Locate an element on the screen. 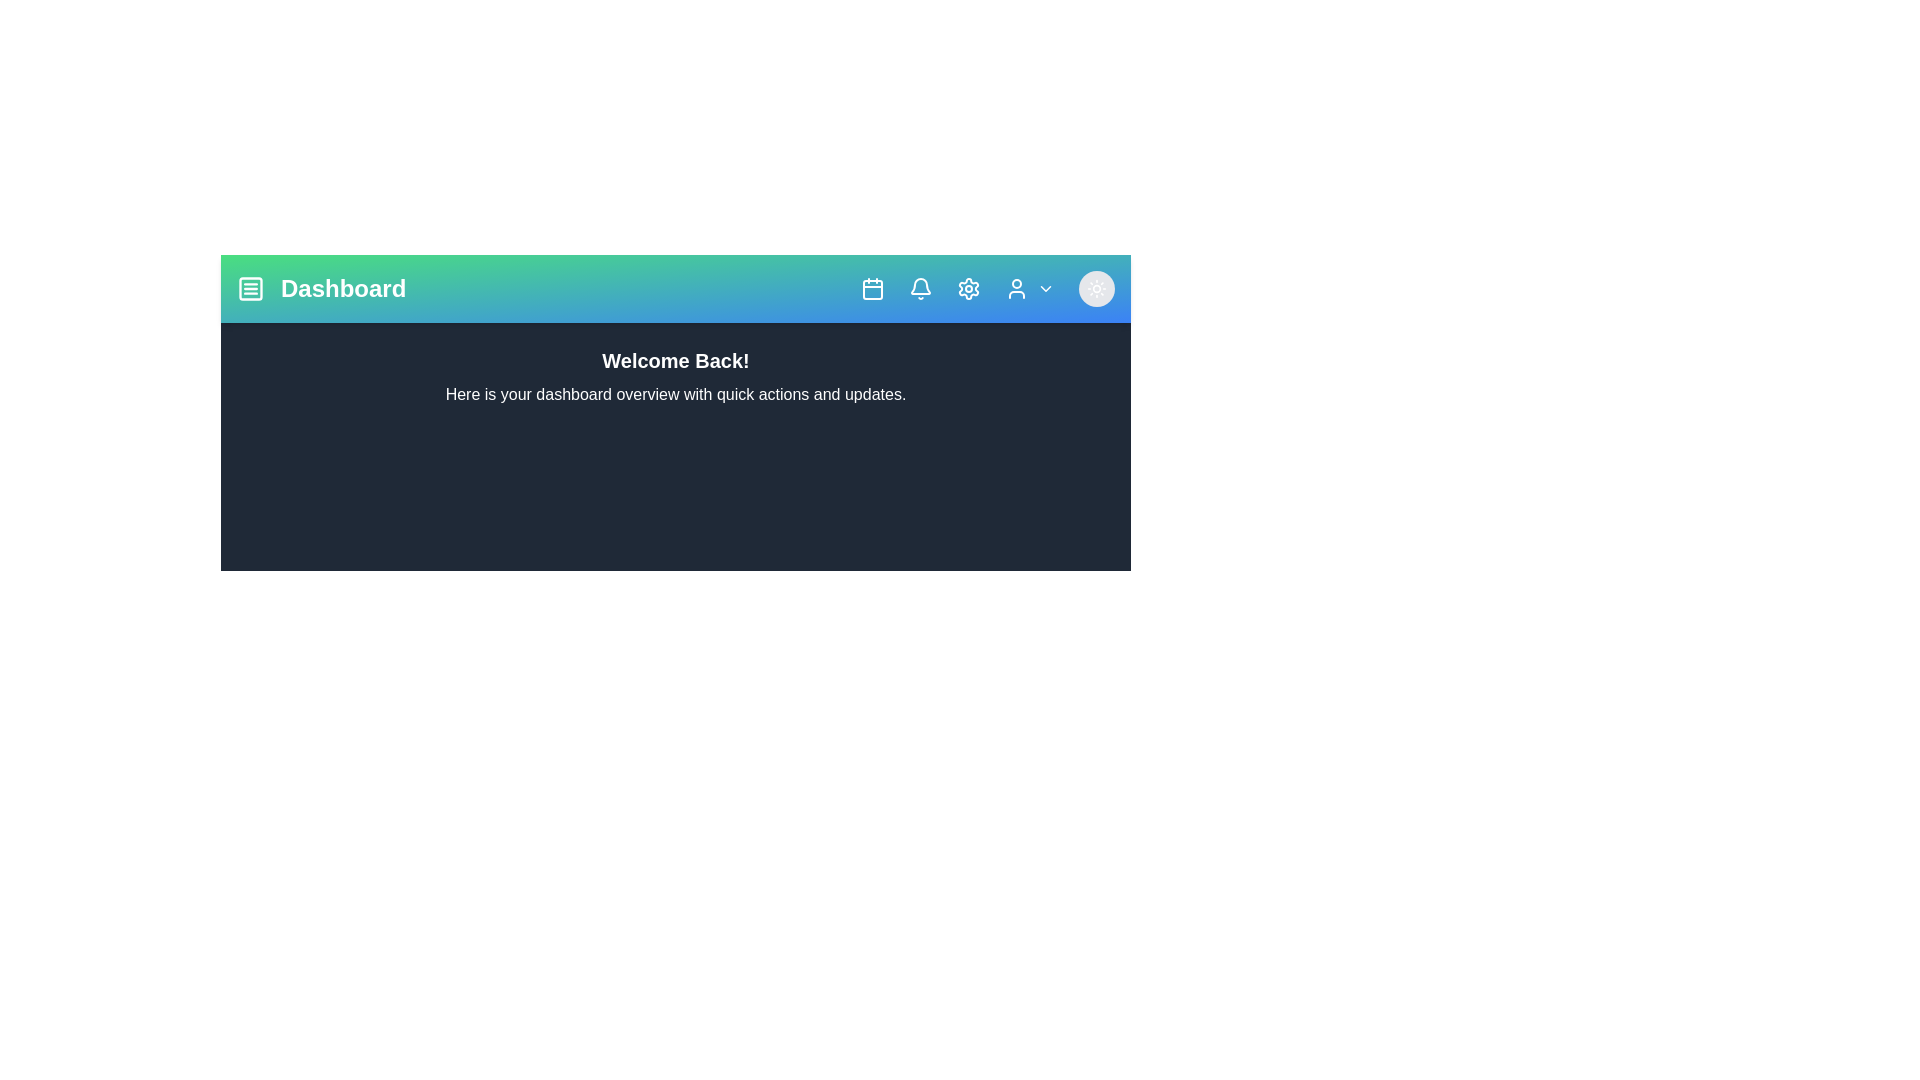 The width and height of the screenshot is (1920, 1080). the calendar icon to open the calendar view is located at coordinates (873, 289).